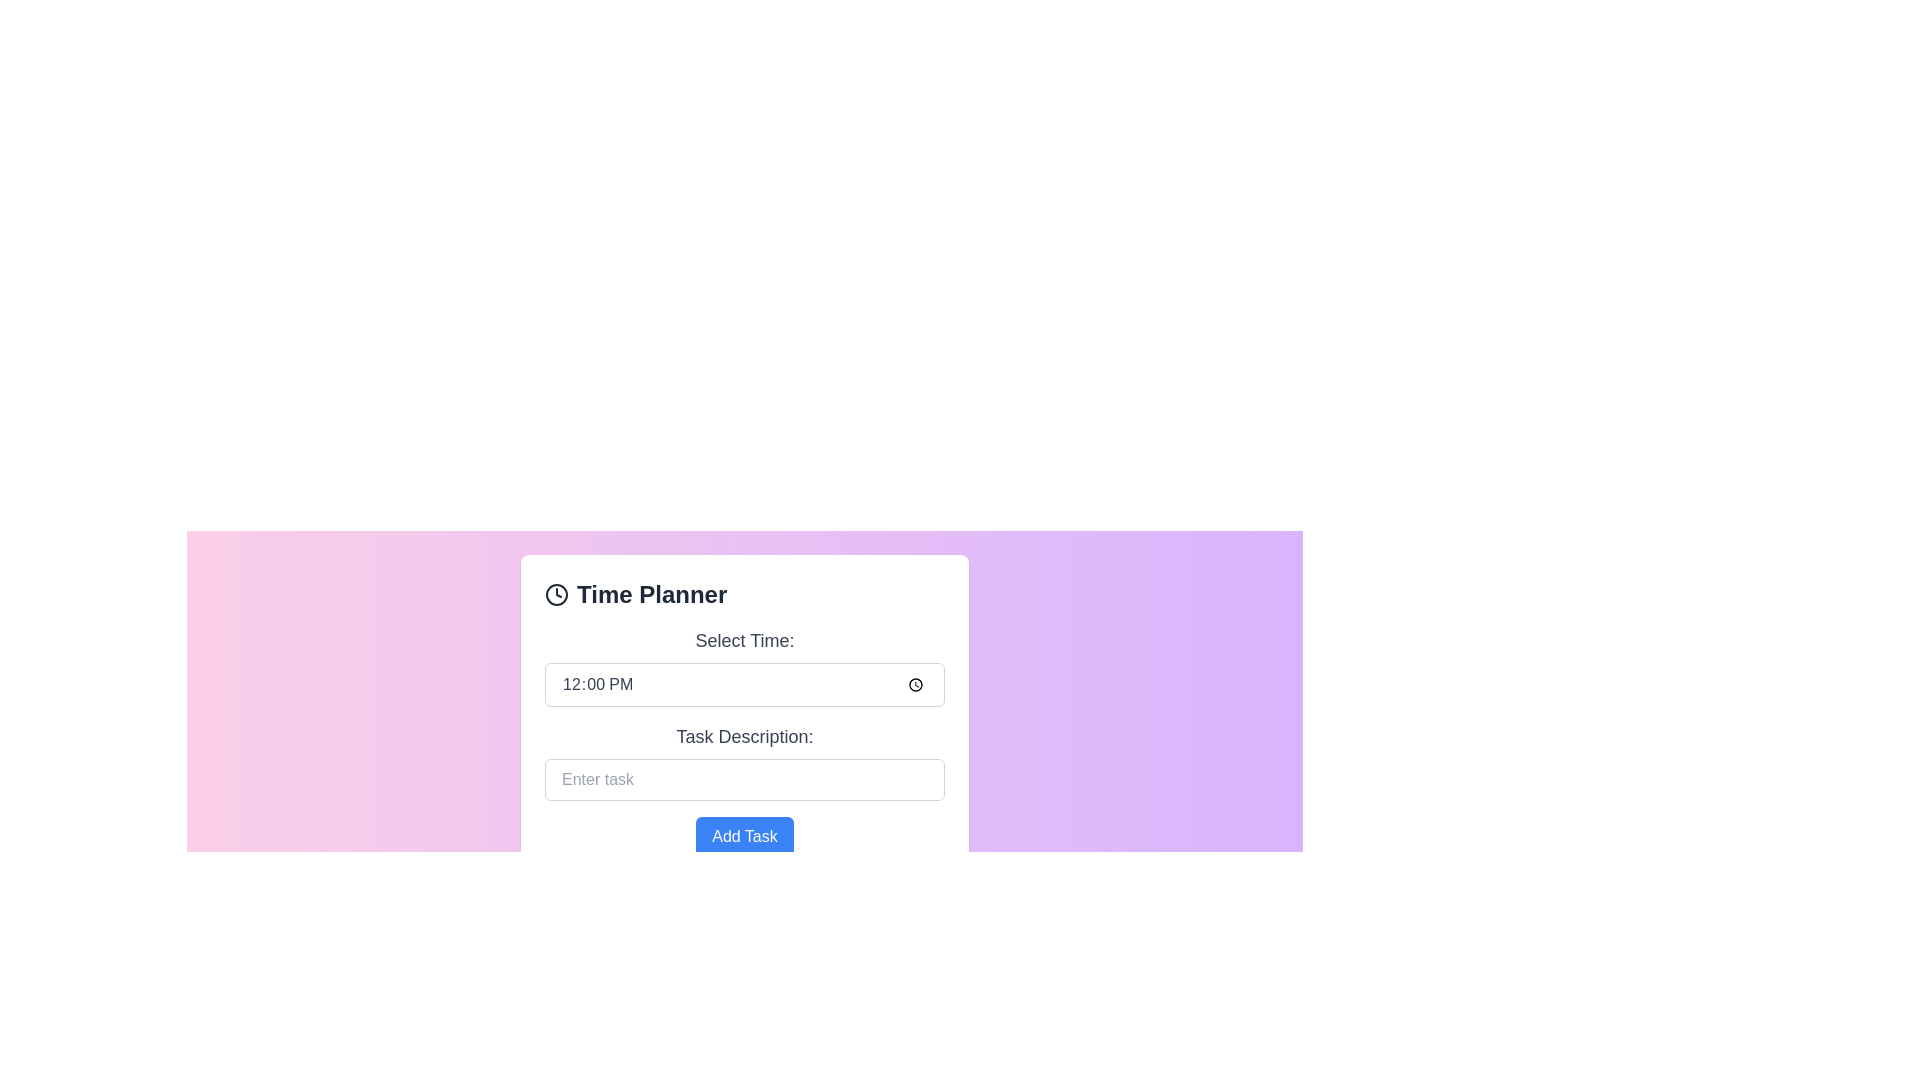  Describe the element at coordinates (556, 593) in the screenshot. I see `the clock icon with a circular outline and clock hands, located to the left of the 'Time Planner' text in the header section` at that location.